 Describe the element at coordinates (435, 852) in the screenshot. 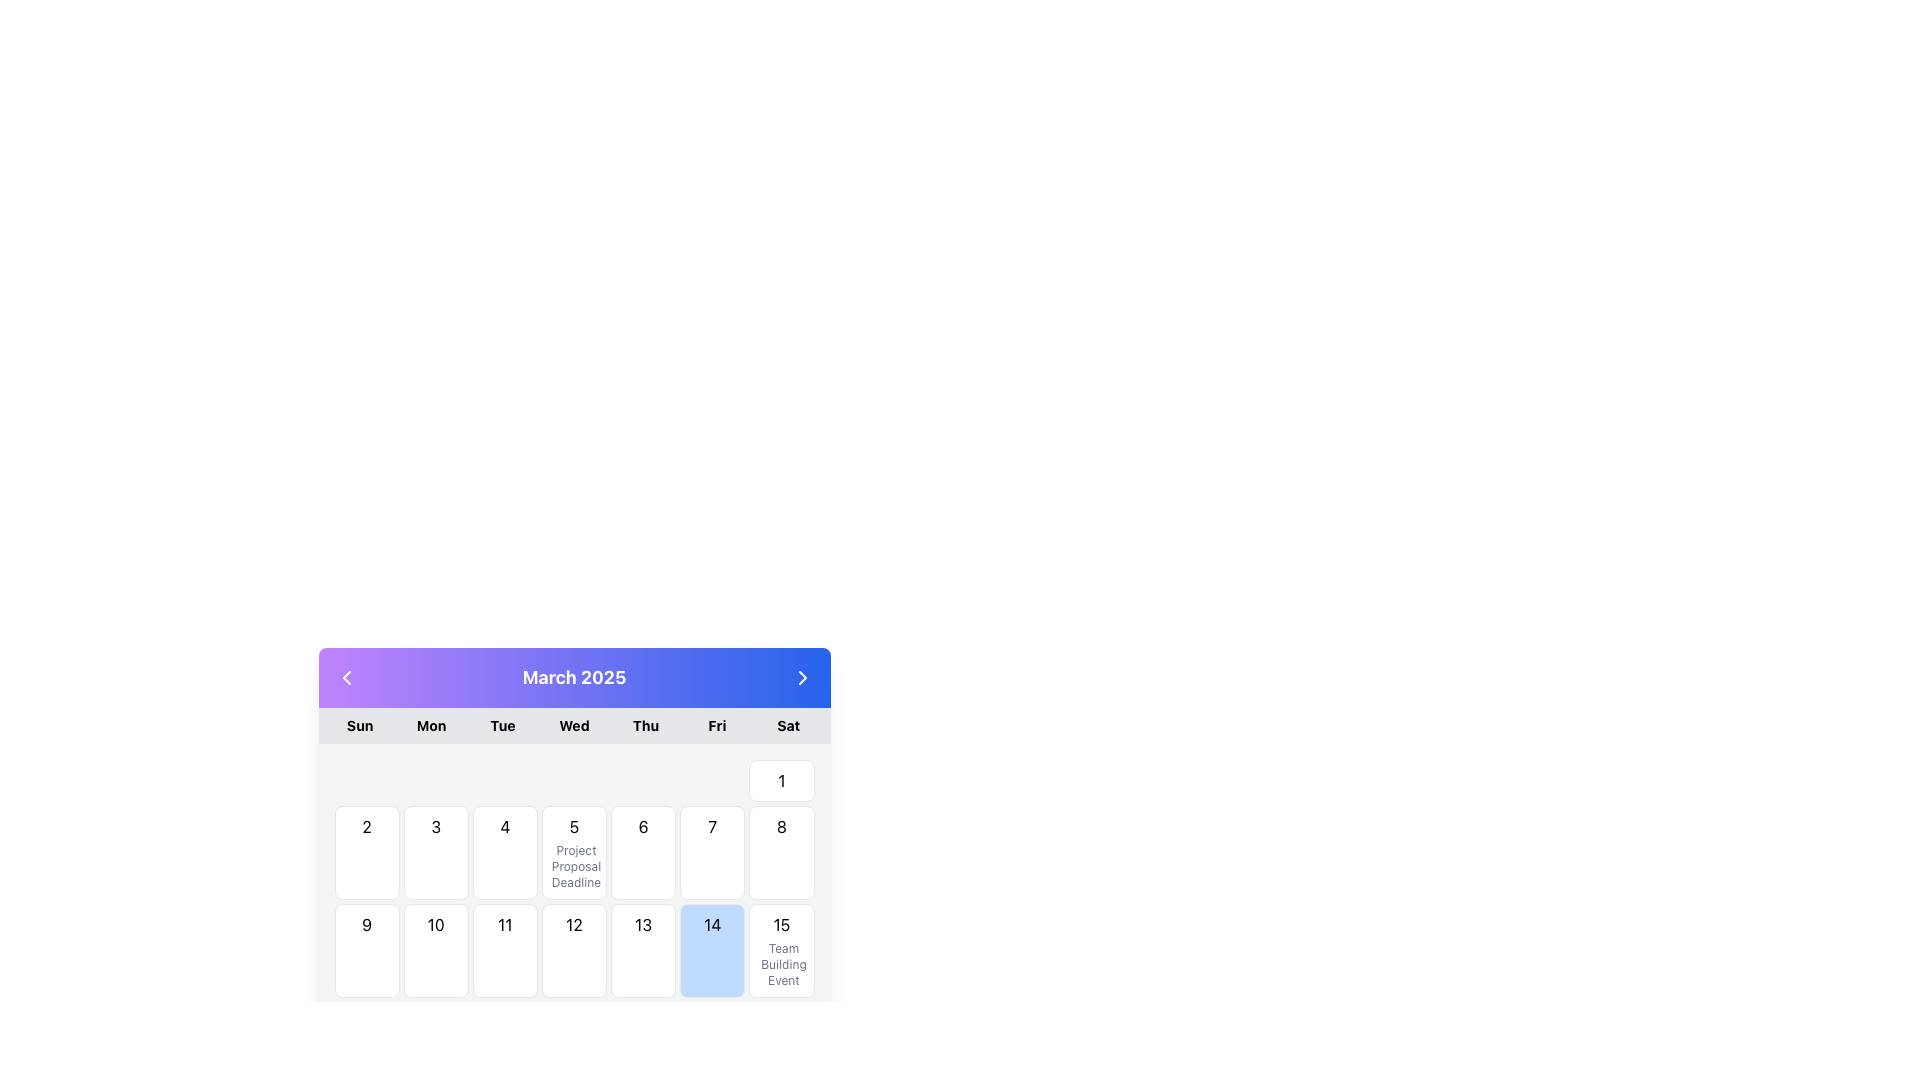

I see `the calendar cell displaying the number '3', which is the third cell in the second row of the calendar grid` at that location.